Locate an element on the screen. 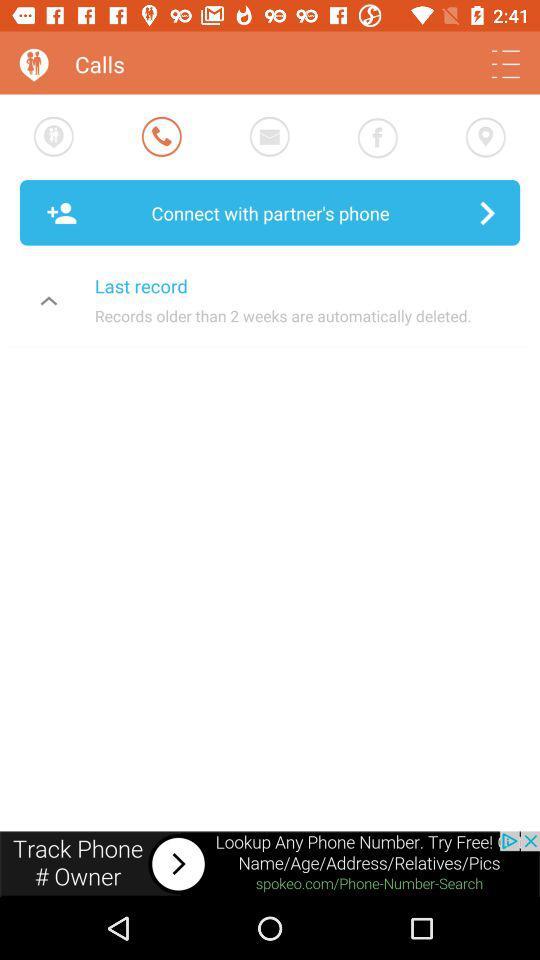 The width and height of the screenshot is (540, 960). click on advertisement is located at coordinates (270, 863).